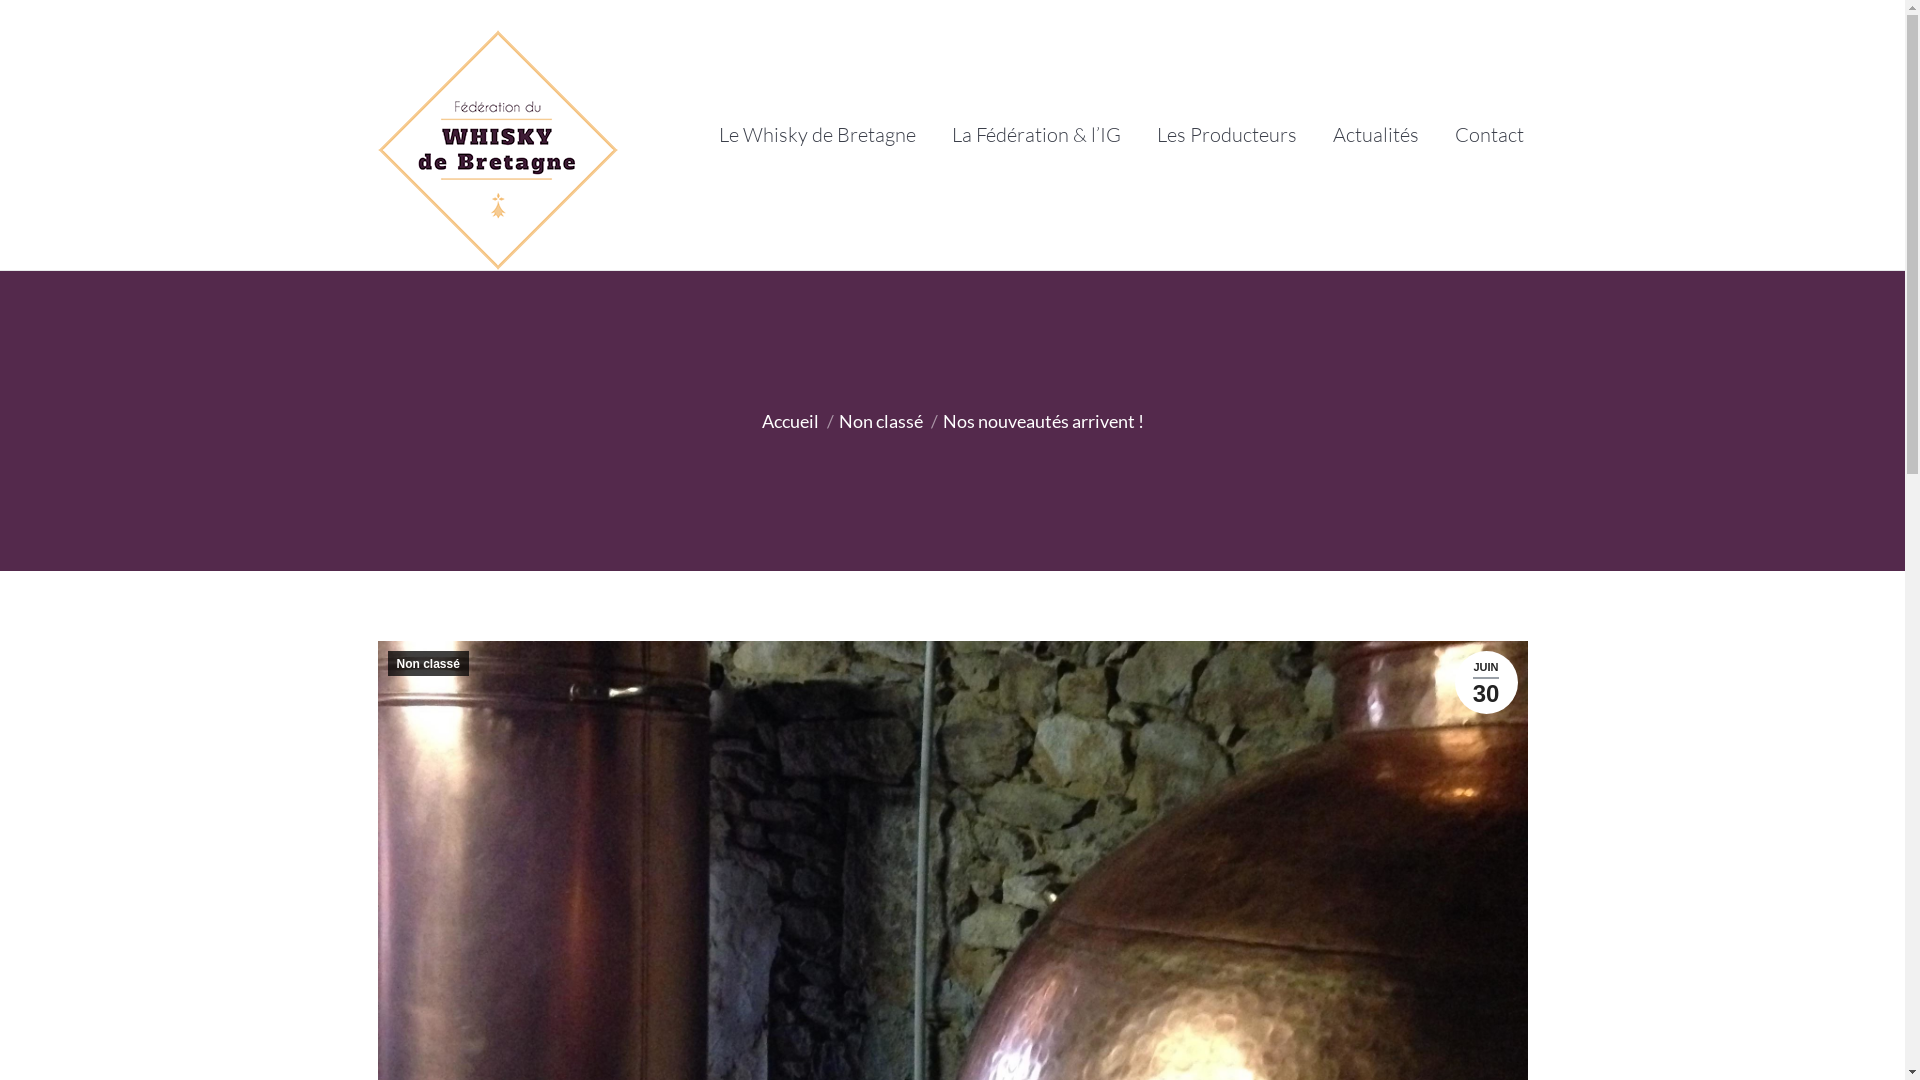  I want to click on 'Les Producteurs', so click(1224, 135).